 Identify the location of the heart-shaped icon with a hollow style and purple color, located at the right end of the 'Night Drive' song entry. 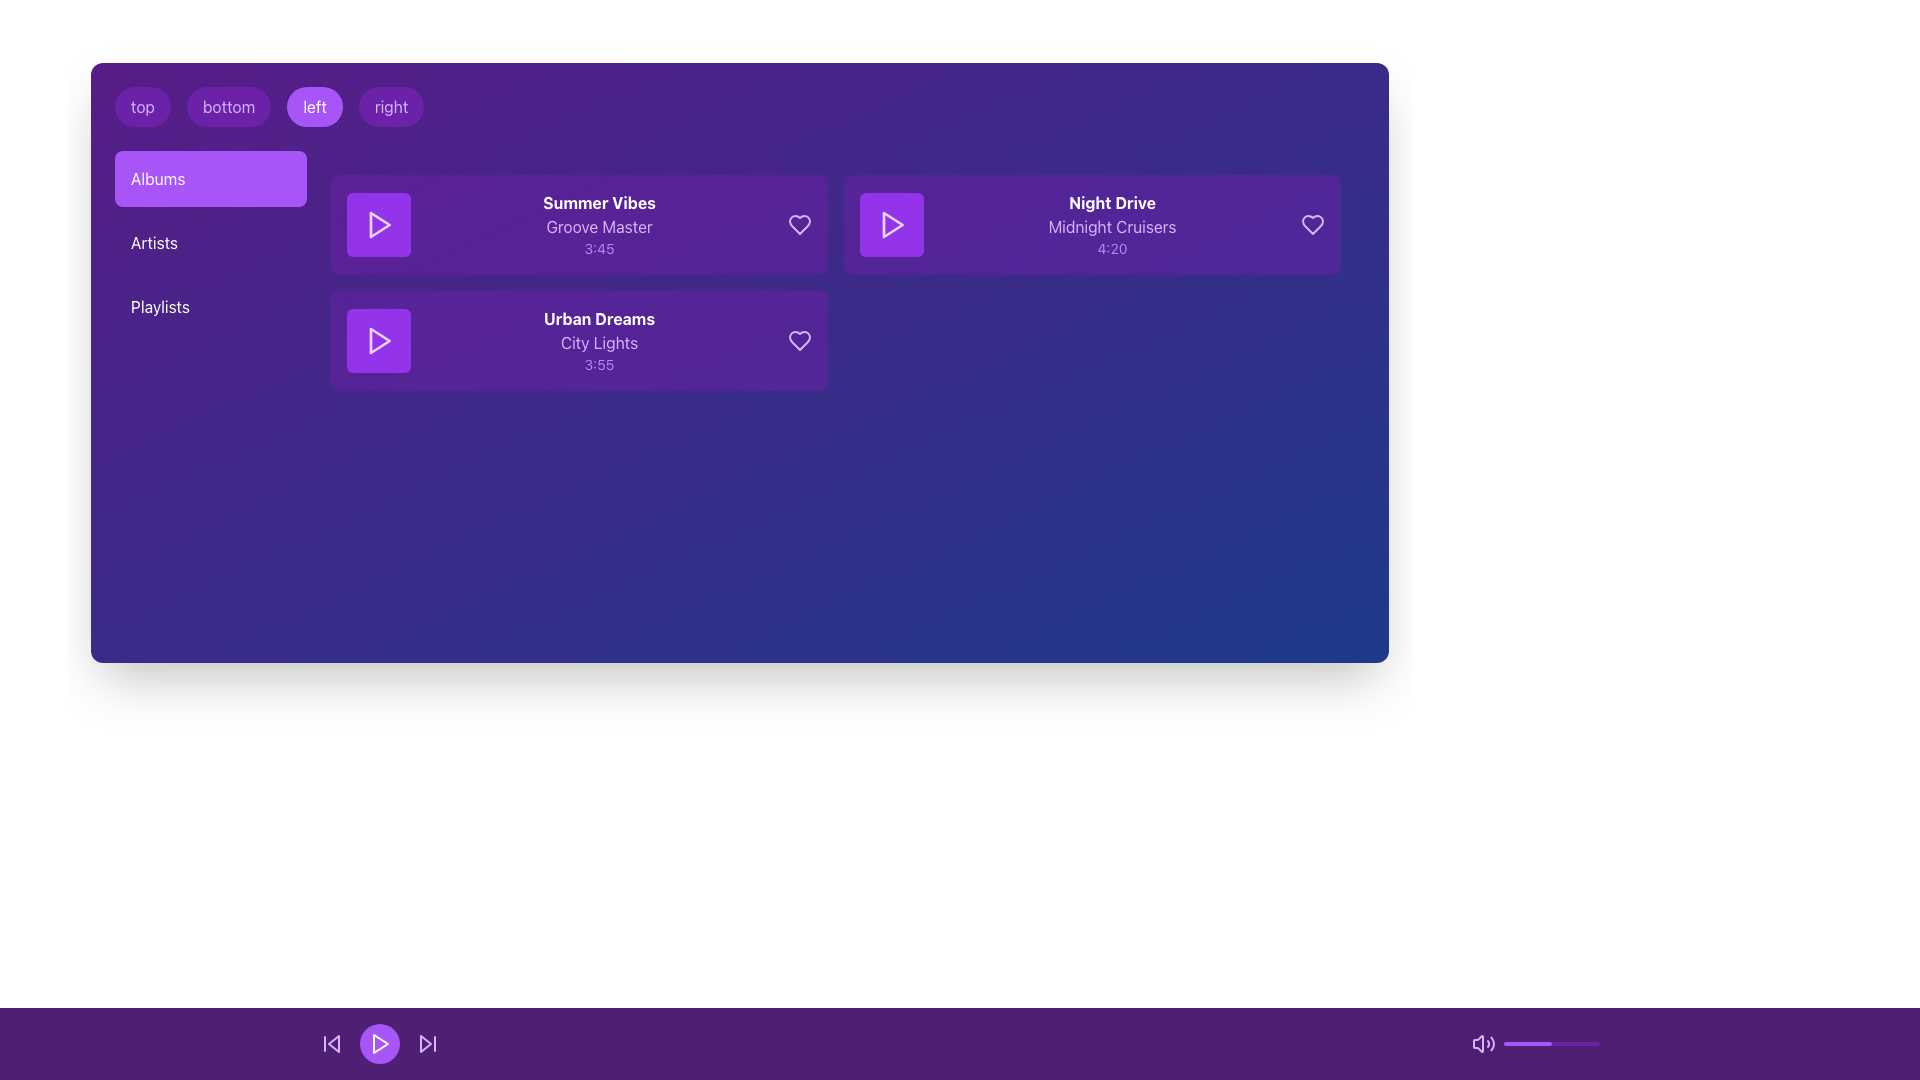
(1313, 224).